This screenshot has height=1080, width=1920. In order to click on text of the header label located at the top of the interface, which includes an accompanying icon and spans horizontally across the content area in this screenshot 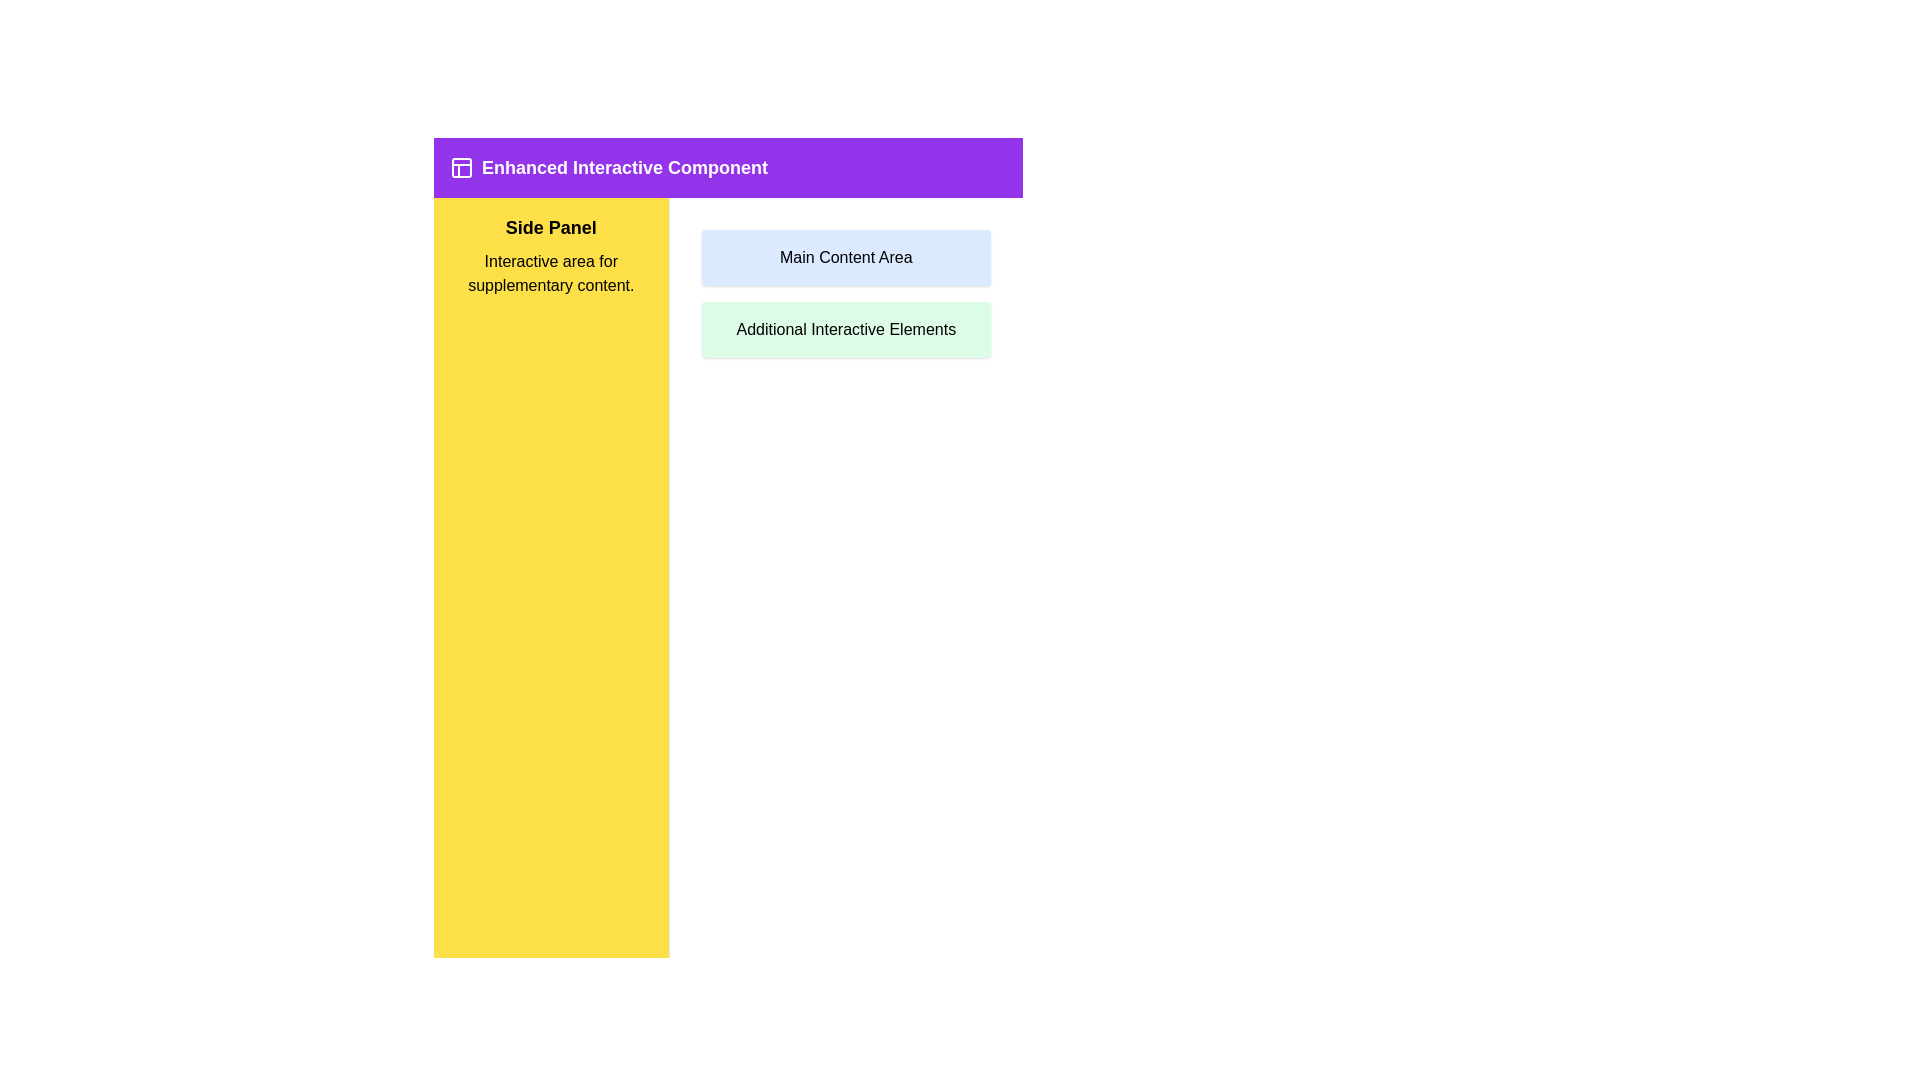, I will do `click(727, 167)`.